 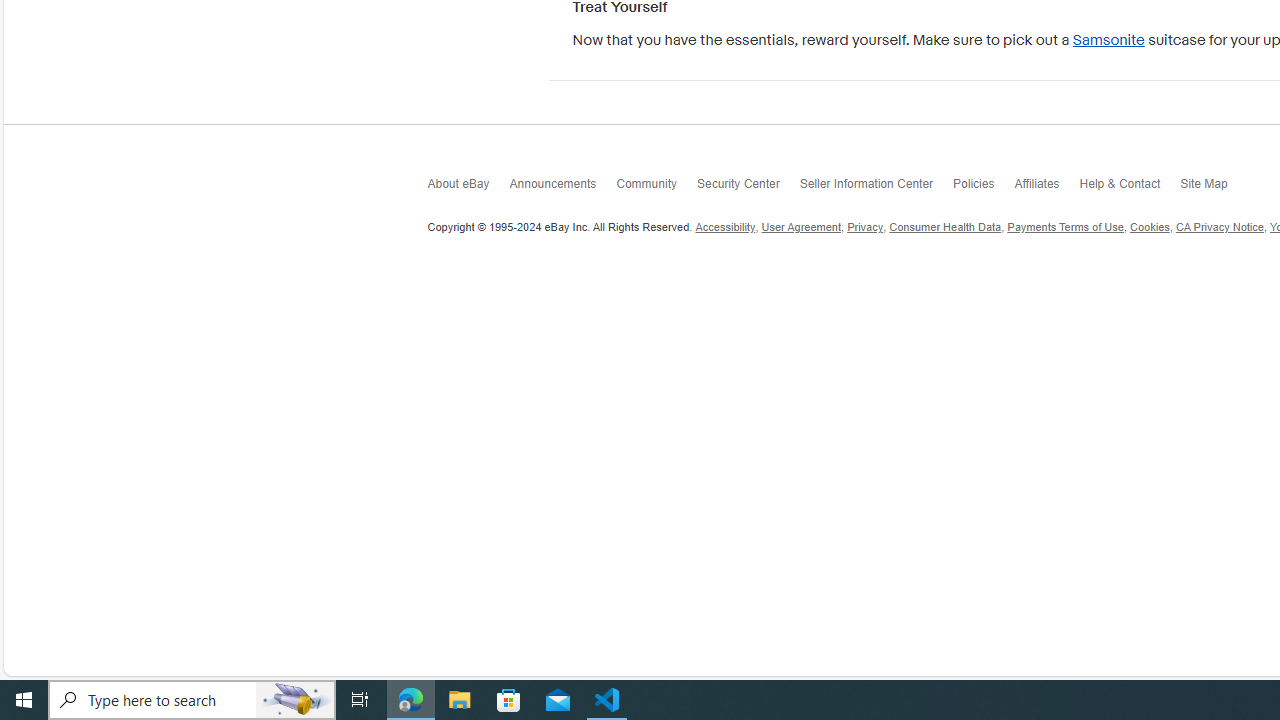 I want to click on 'Policies', so click(x=984, y=187).